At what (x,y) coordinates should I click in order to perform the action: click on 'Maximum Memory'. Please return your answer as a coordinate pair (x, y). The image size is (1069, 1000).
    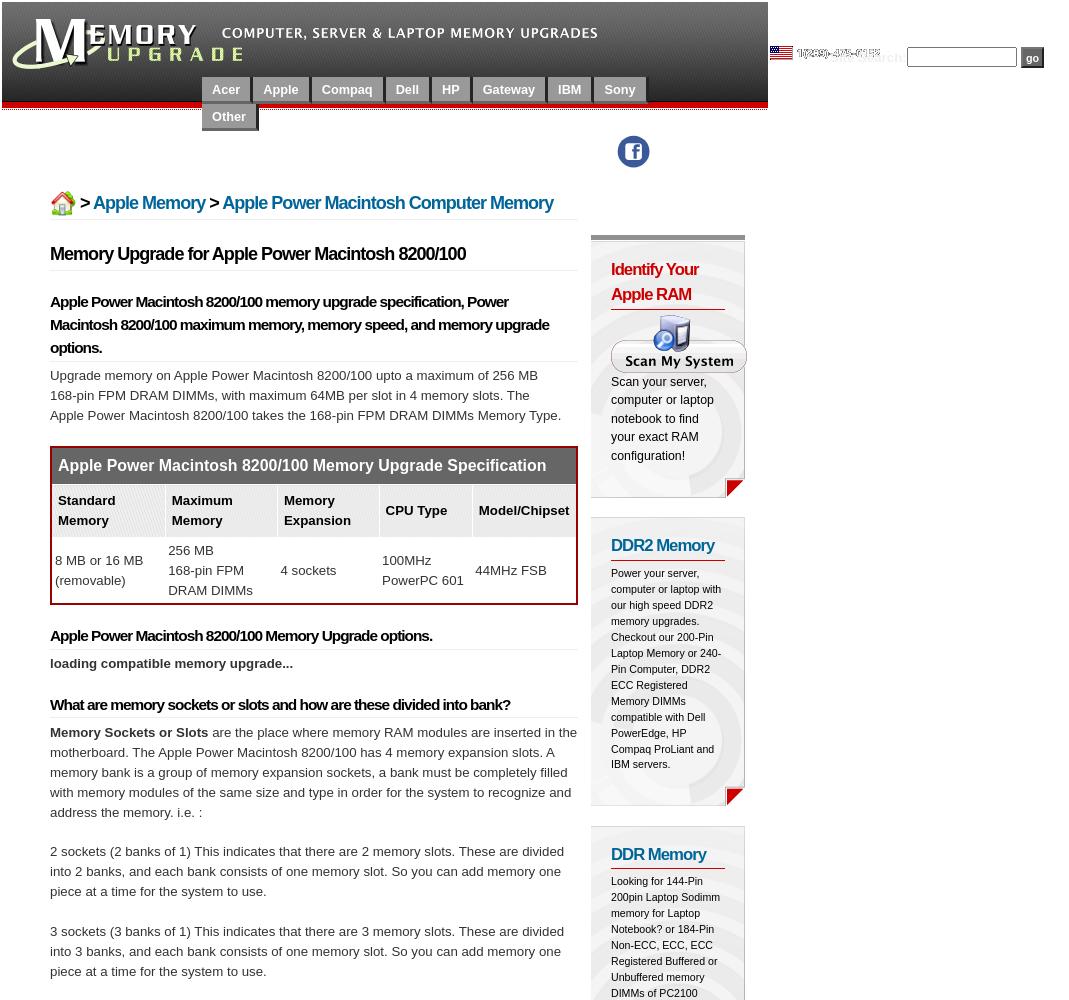
    Looking at the image, I should click on (171, 509).